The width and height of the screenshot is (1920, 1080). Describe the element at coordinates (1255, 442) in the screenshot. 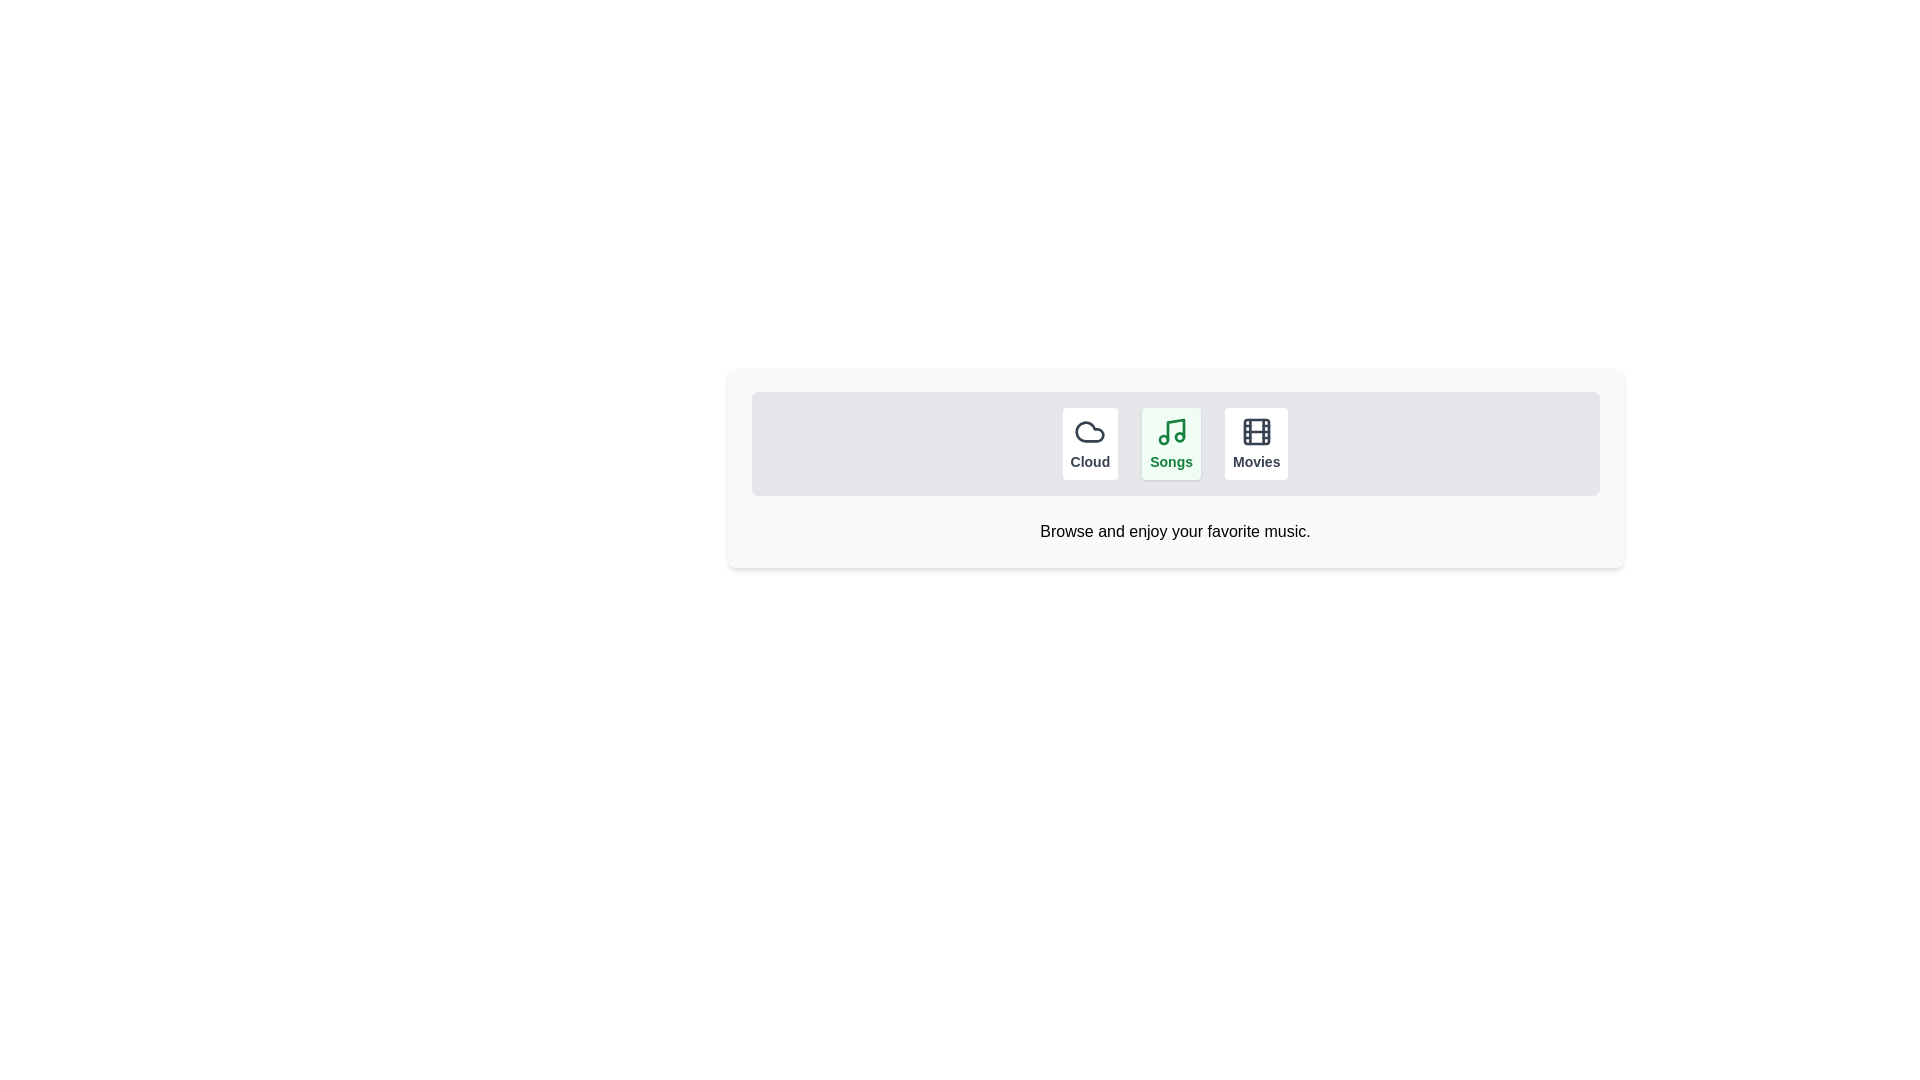

I see `the 'Movies' button` at that location.